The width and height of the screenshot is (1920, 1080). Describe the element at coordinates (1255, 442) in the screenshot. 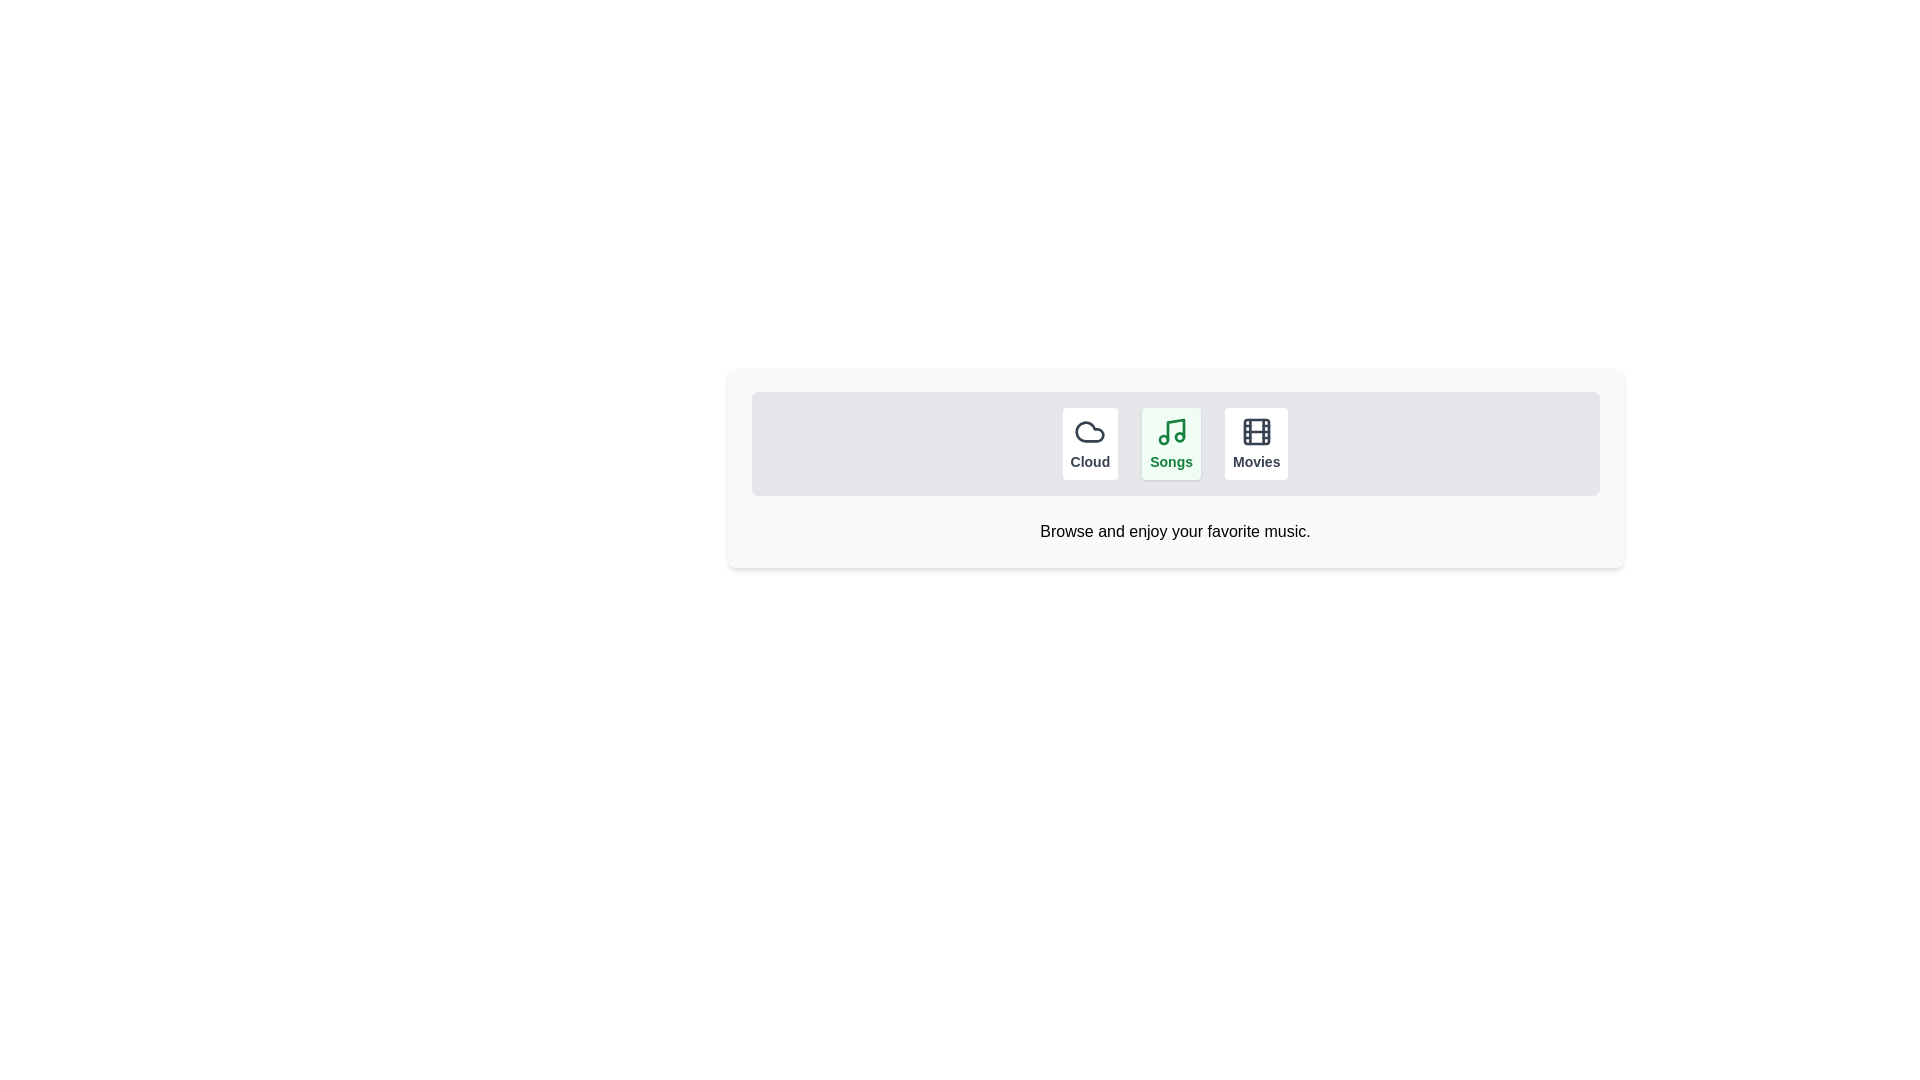

I see `the 'Movies' button` at that location.